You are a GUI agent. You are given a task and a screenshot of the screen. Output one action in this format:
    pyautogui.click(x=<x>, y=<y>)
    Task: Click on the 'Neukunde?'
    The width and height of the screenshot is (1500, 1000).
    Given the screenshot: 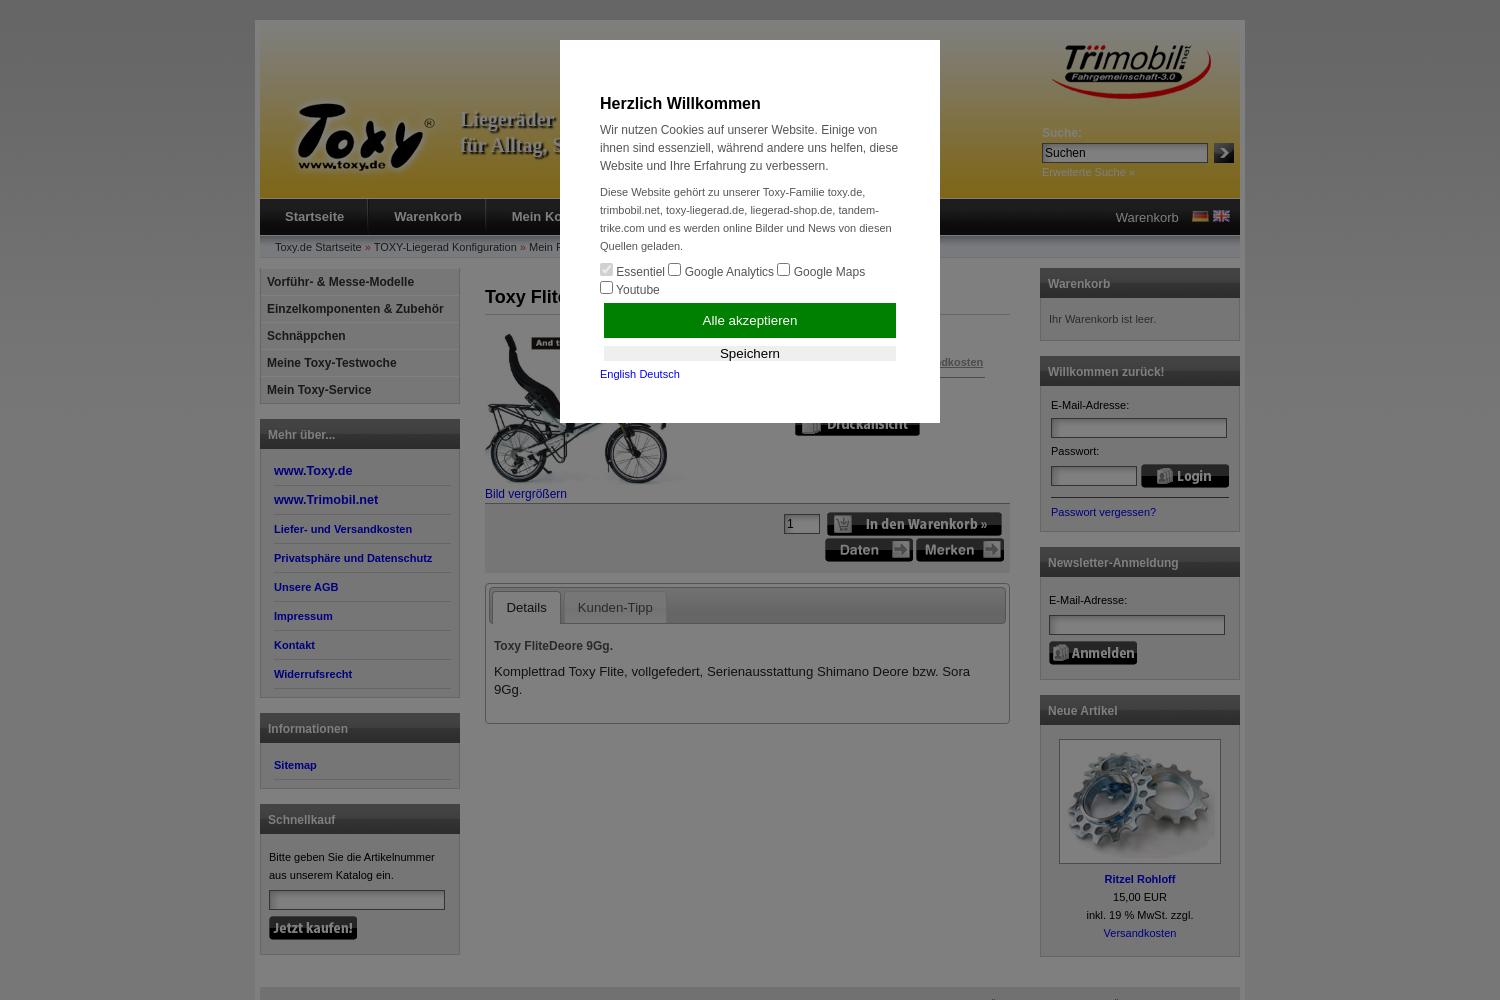 What is the action you would take?
    pyautogui.click(x=667, y=215)
    